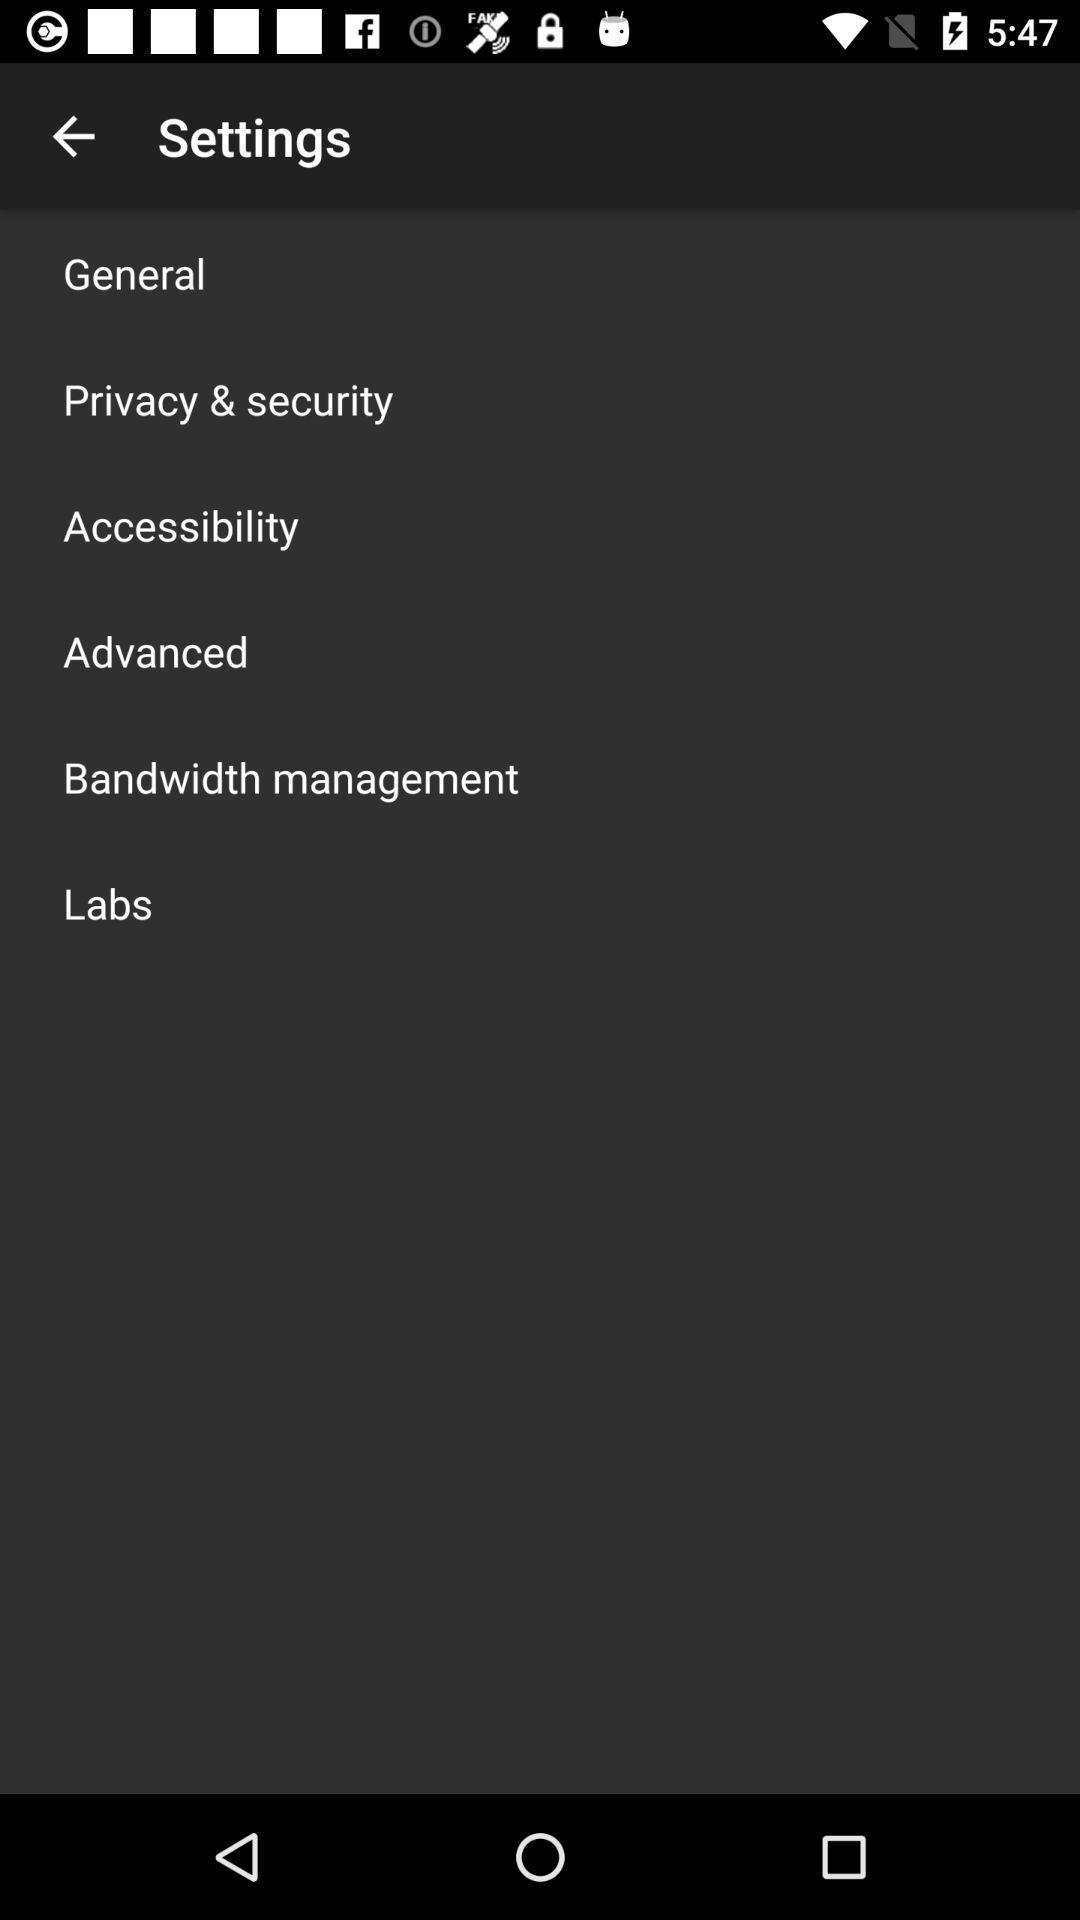  I want to click on labs icon, so click(108, 901).